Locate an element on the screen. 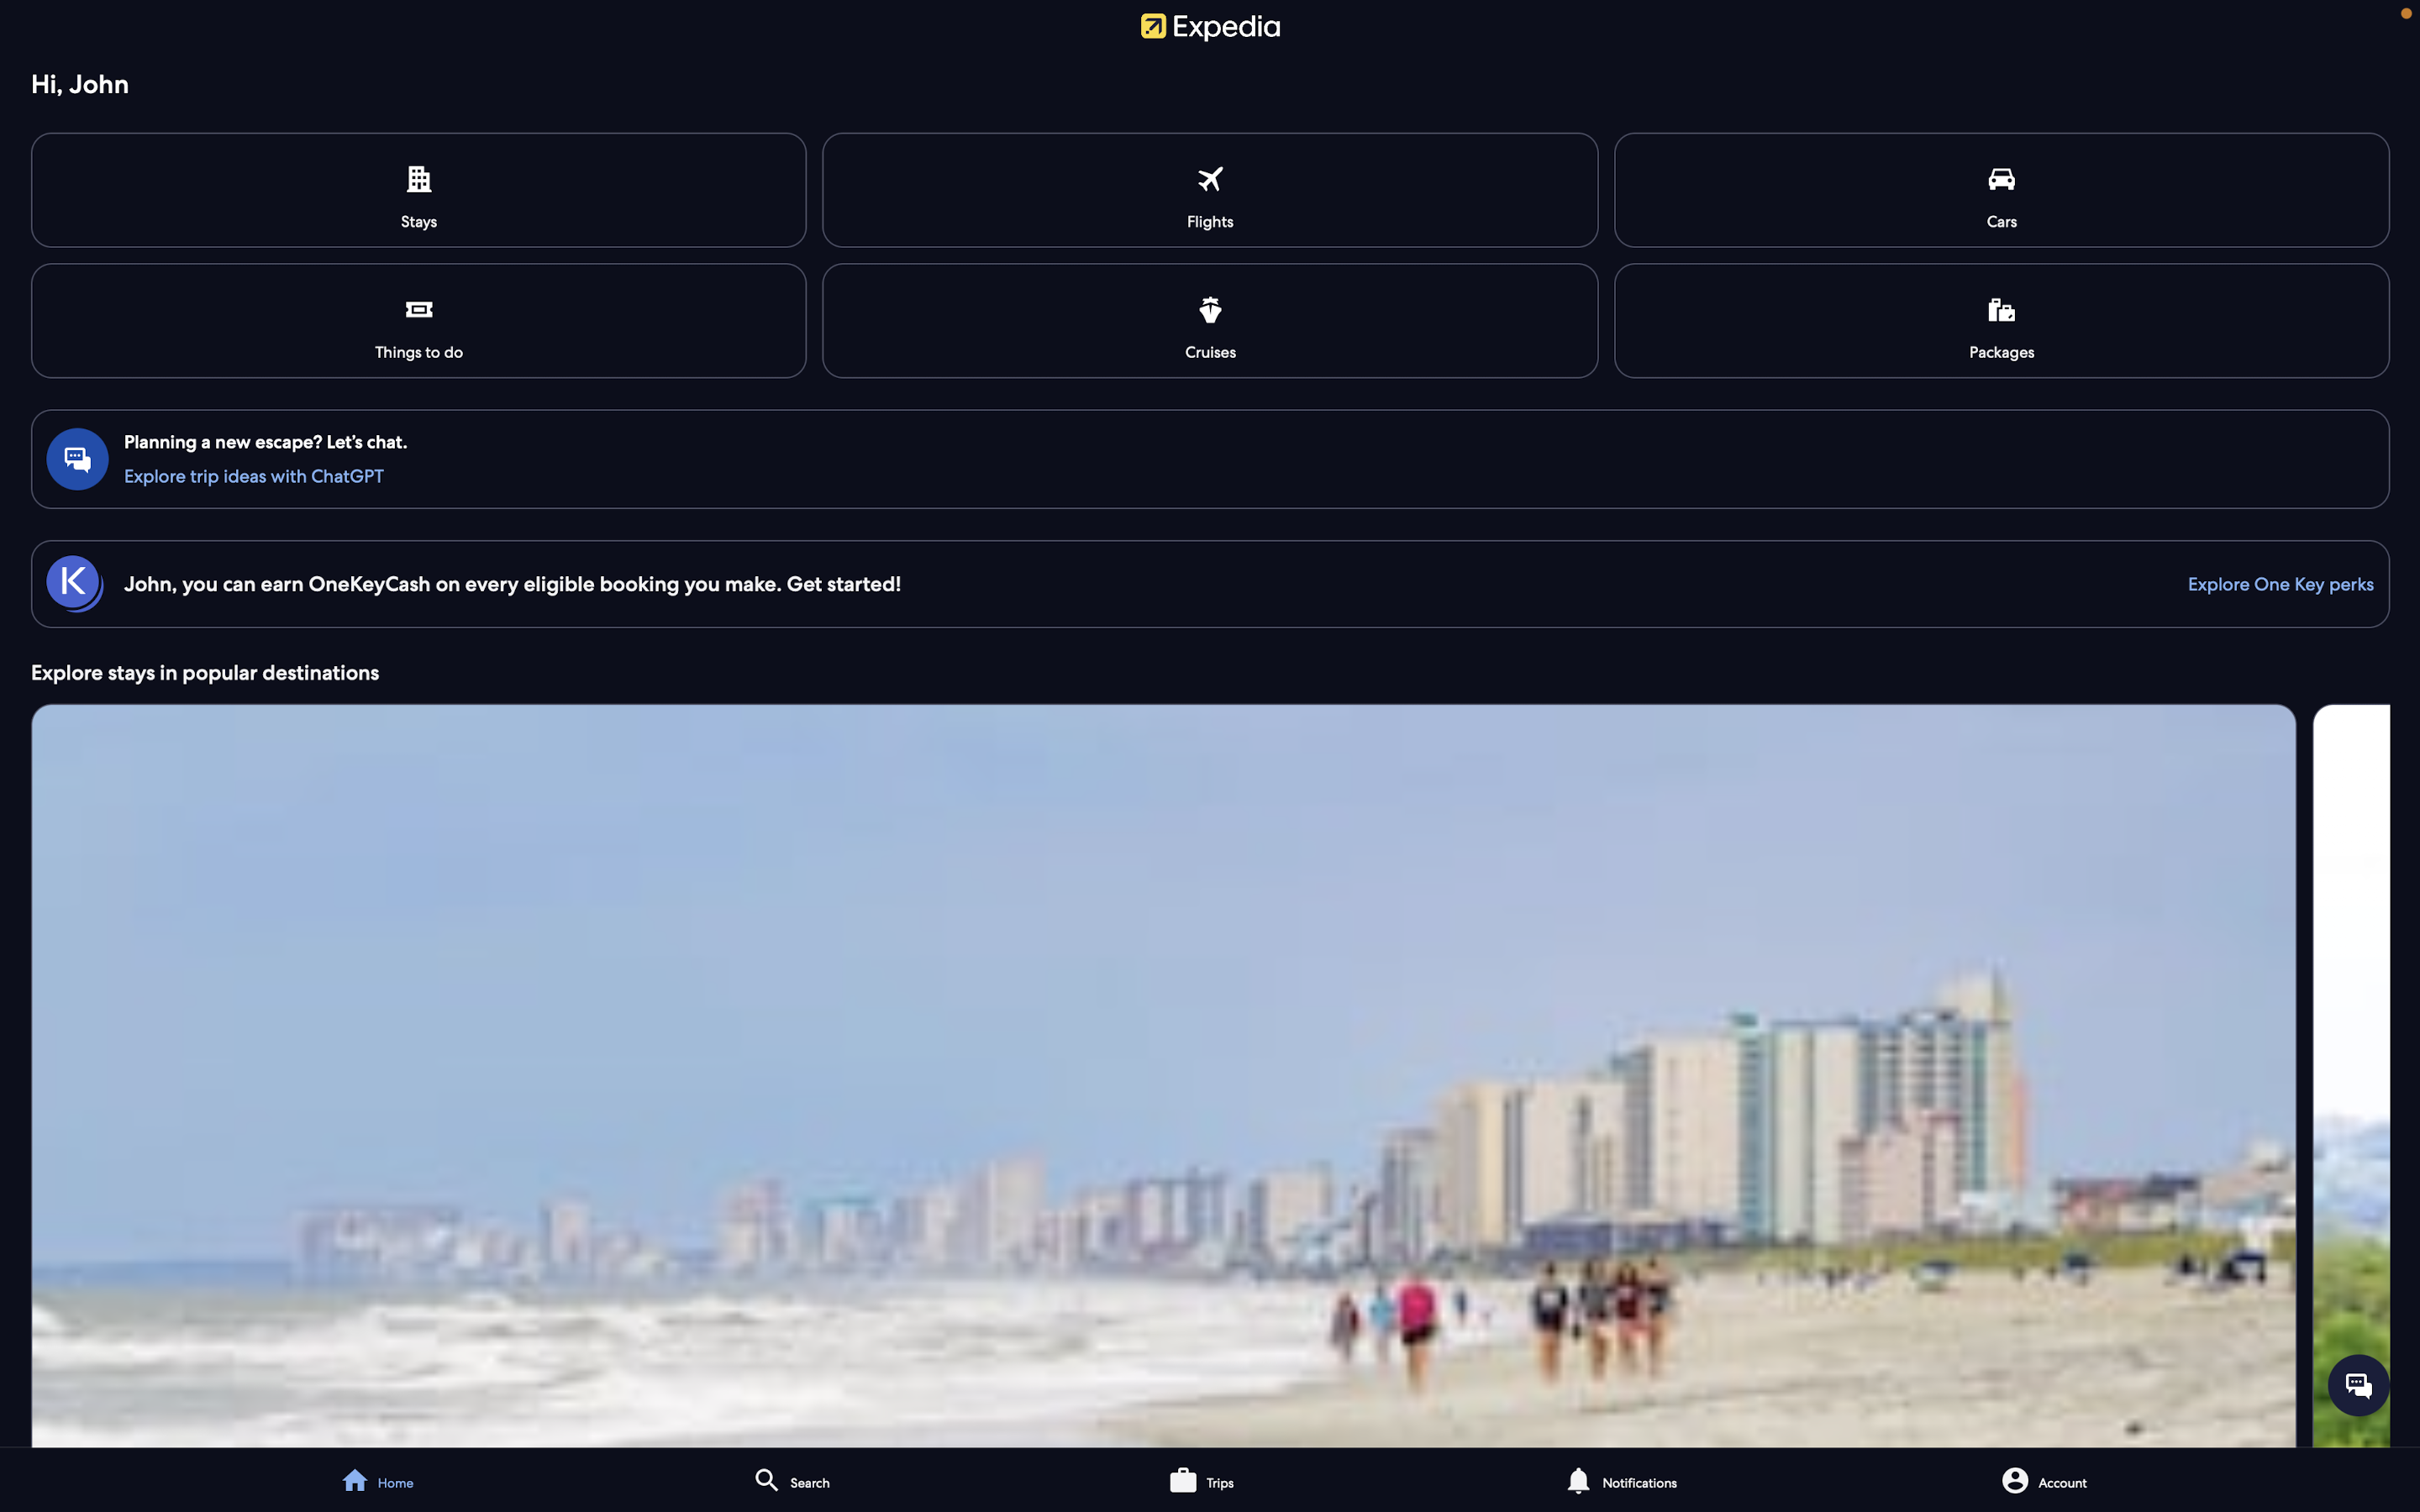 The image size is (2420, 1512). Browse and schedule package bookings is located at coordinates (2000, 318).